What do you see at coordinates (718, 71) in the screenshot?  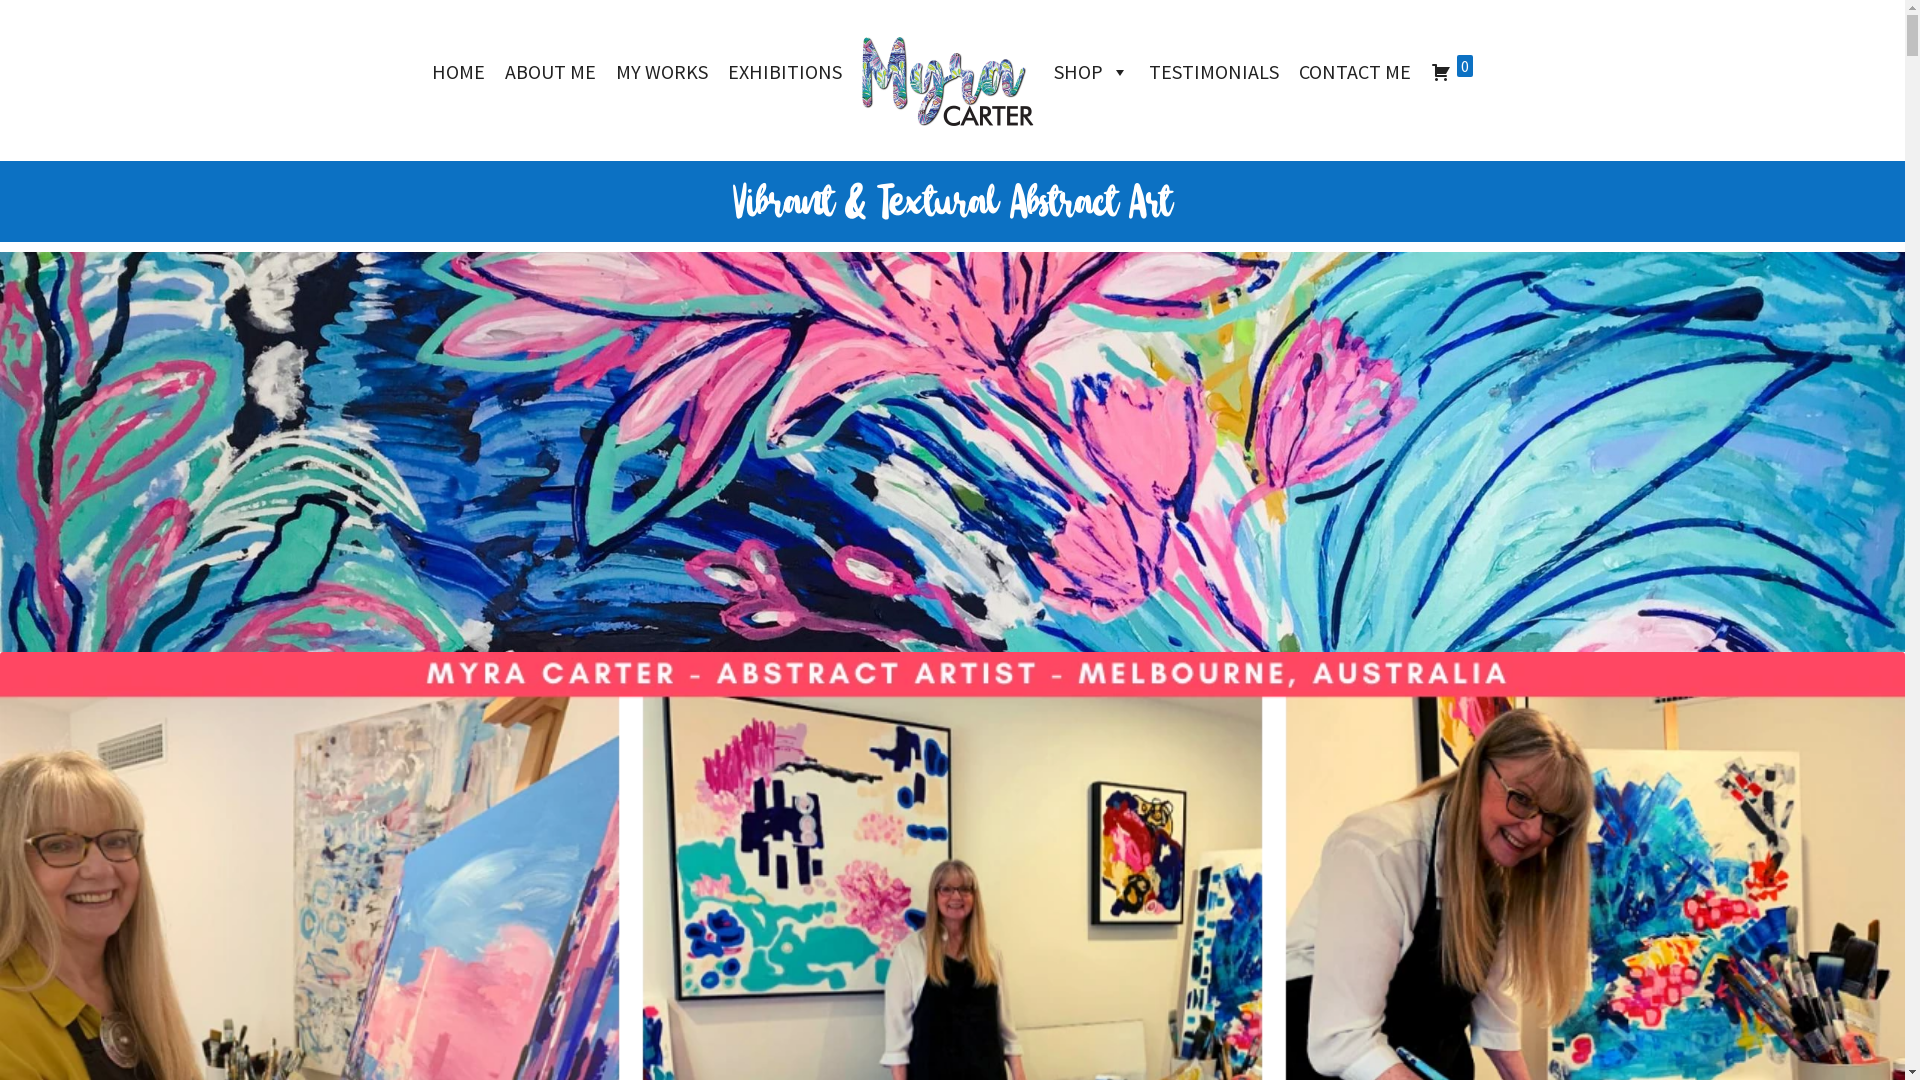 I see `'EXHIBITIONS'` at bounding box center [718, 71].